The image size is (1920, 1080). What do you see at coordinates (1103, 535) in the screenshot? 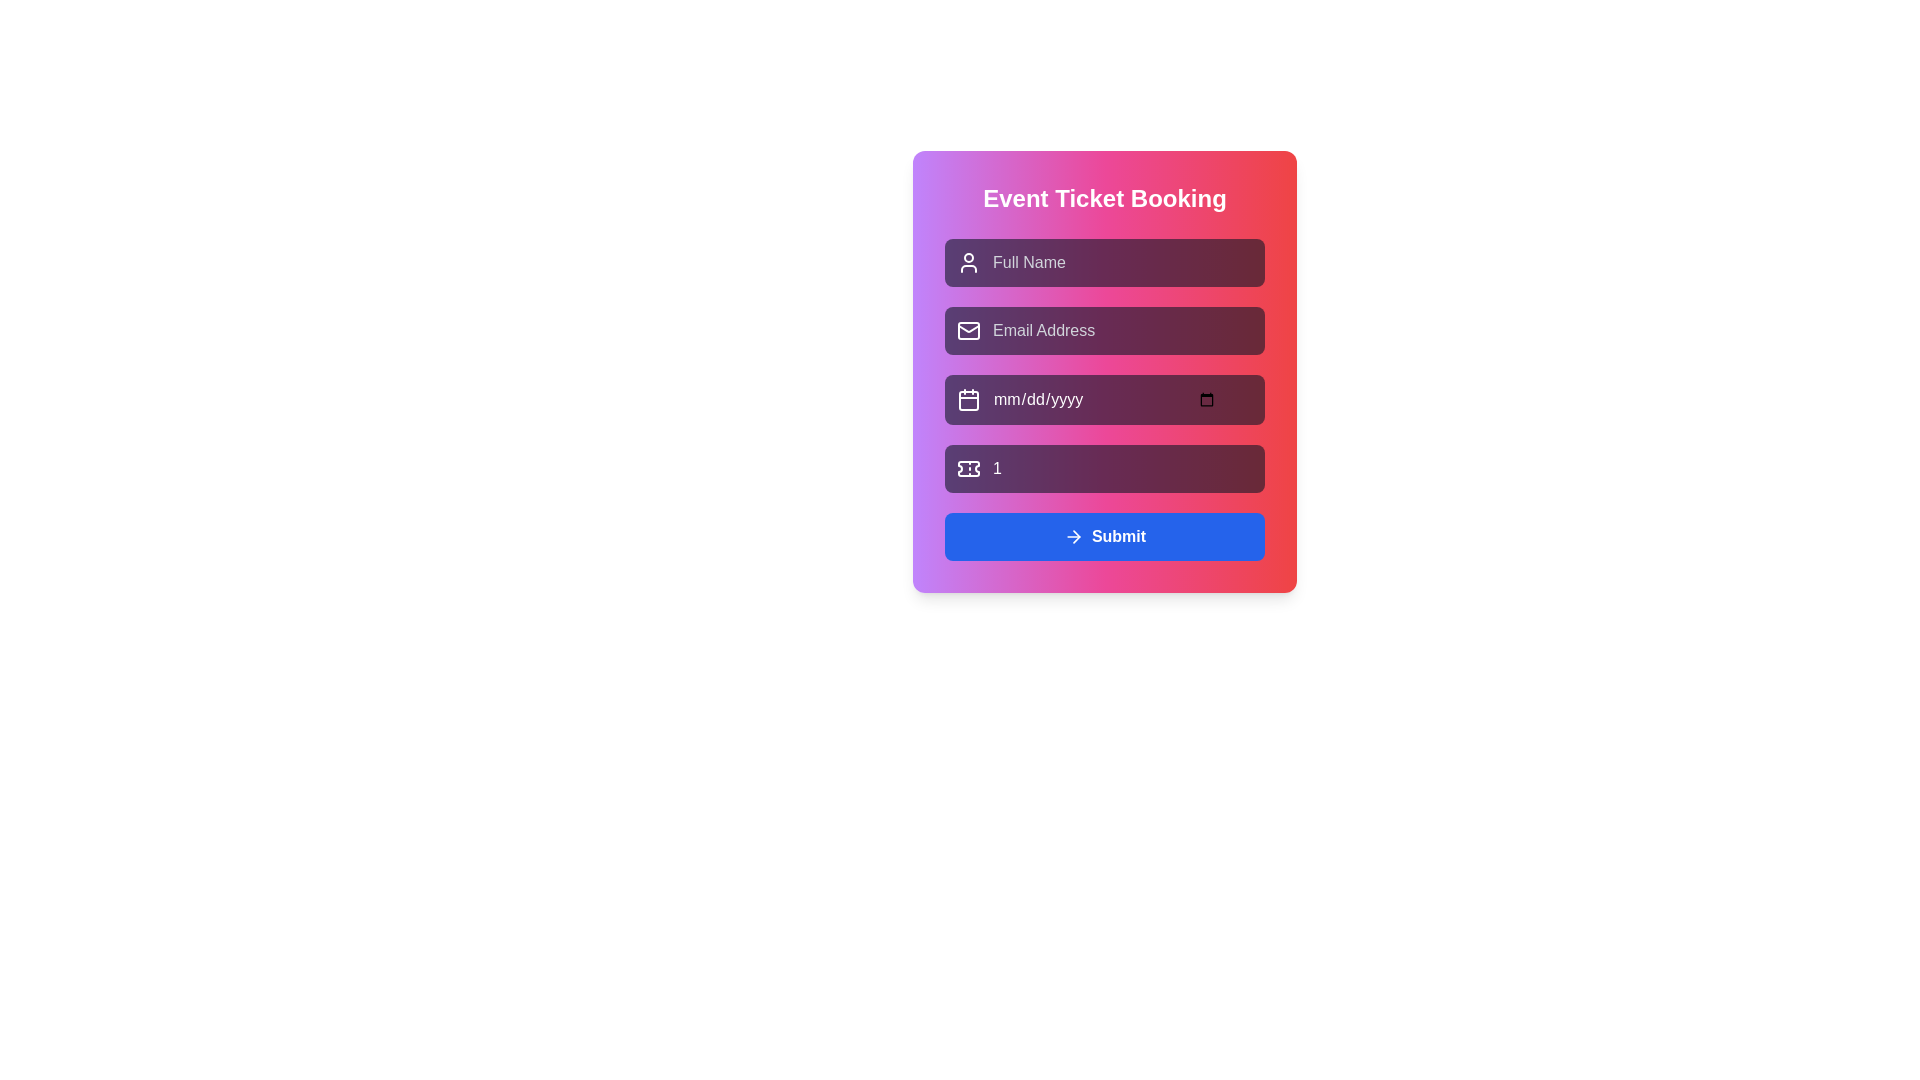
I see `the blue rectangular 'Submit' button with rounded corners located at the bottom of the form` at bounding box center [1103, 535].